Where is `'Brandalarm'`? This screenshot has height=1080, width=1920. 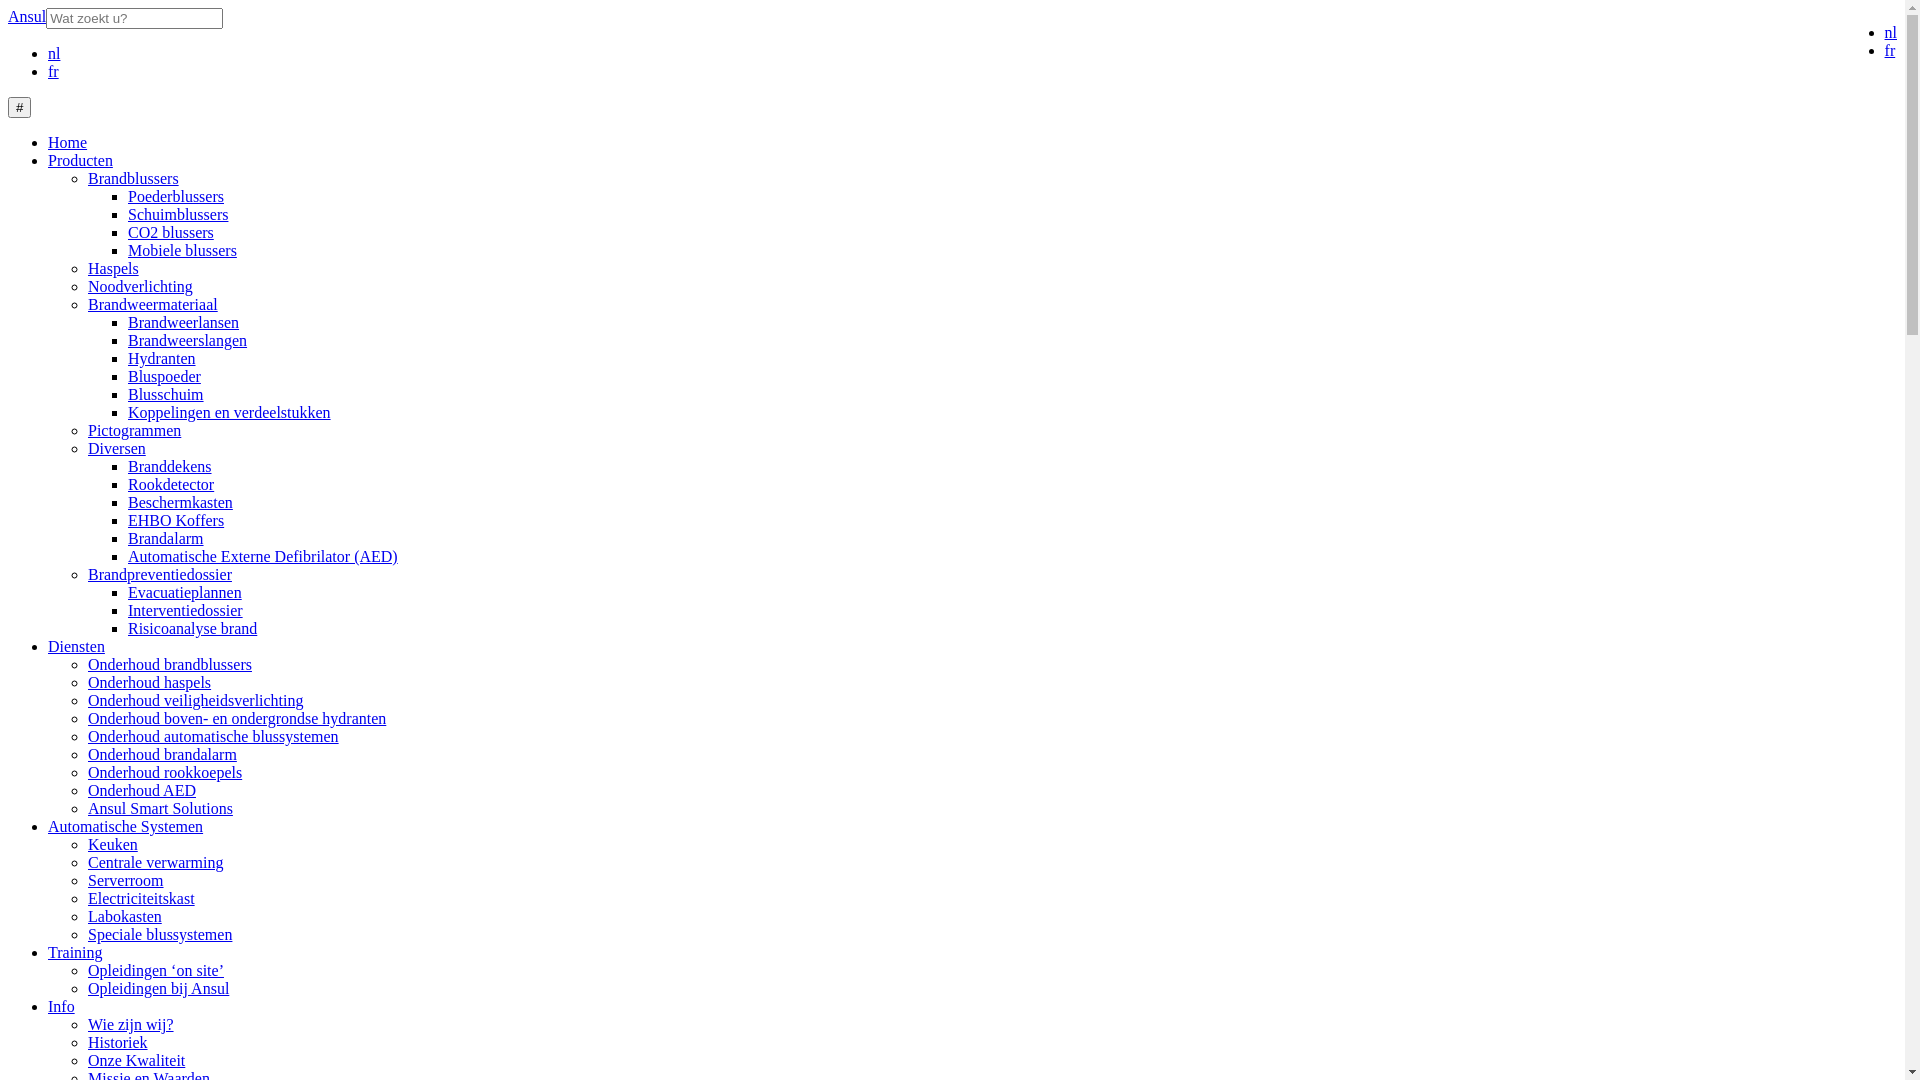 'Brandalarm' is located at coordinates (127, 537).